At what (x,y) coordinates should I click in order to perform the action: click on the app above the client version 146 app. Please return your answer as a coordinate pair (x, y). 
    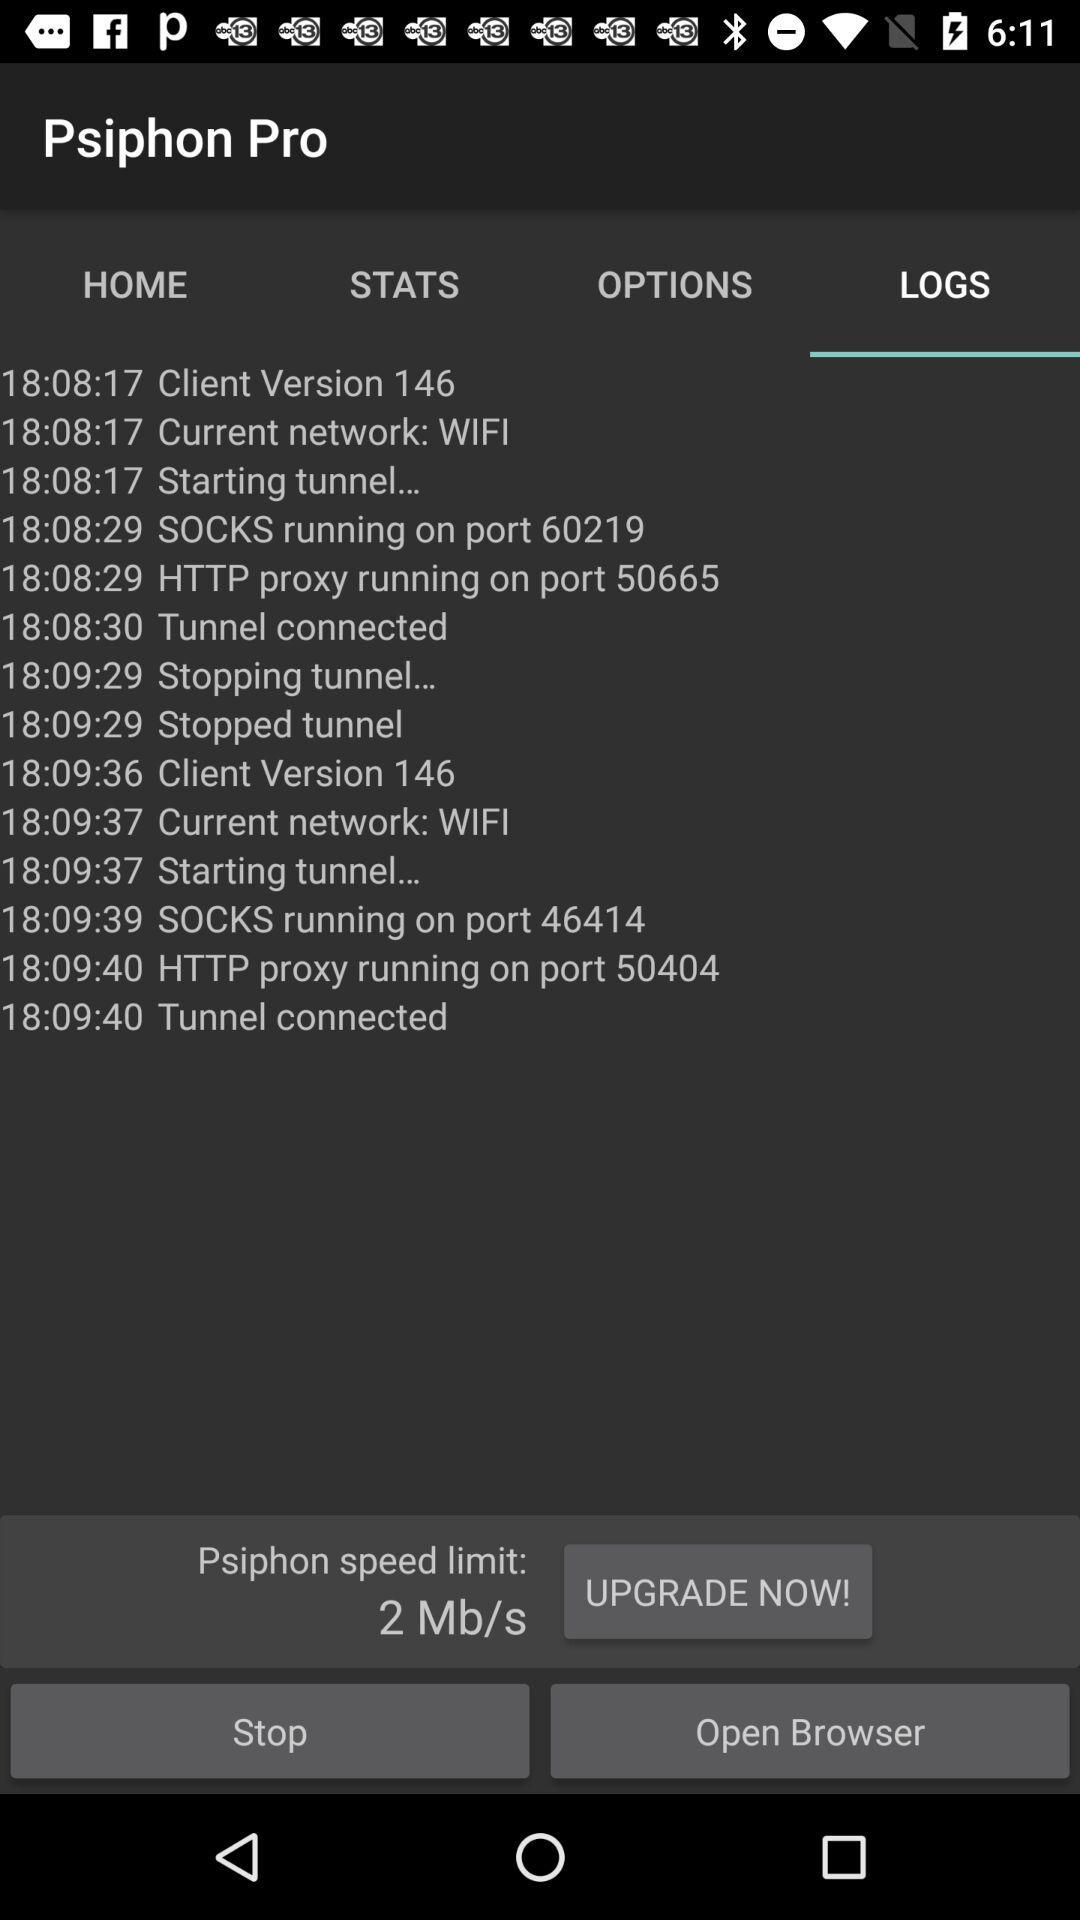
    Looking at the image, I should click on (280, 722).